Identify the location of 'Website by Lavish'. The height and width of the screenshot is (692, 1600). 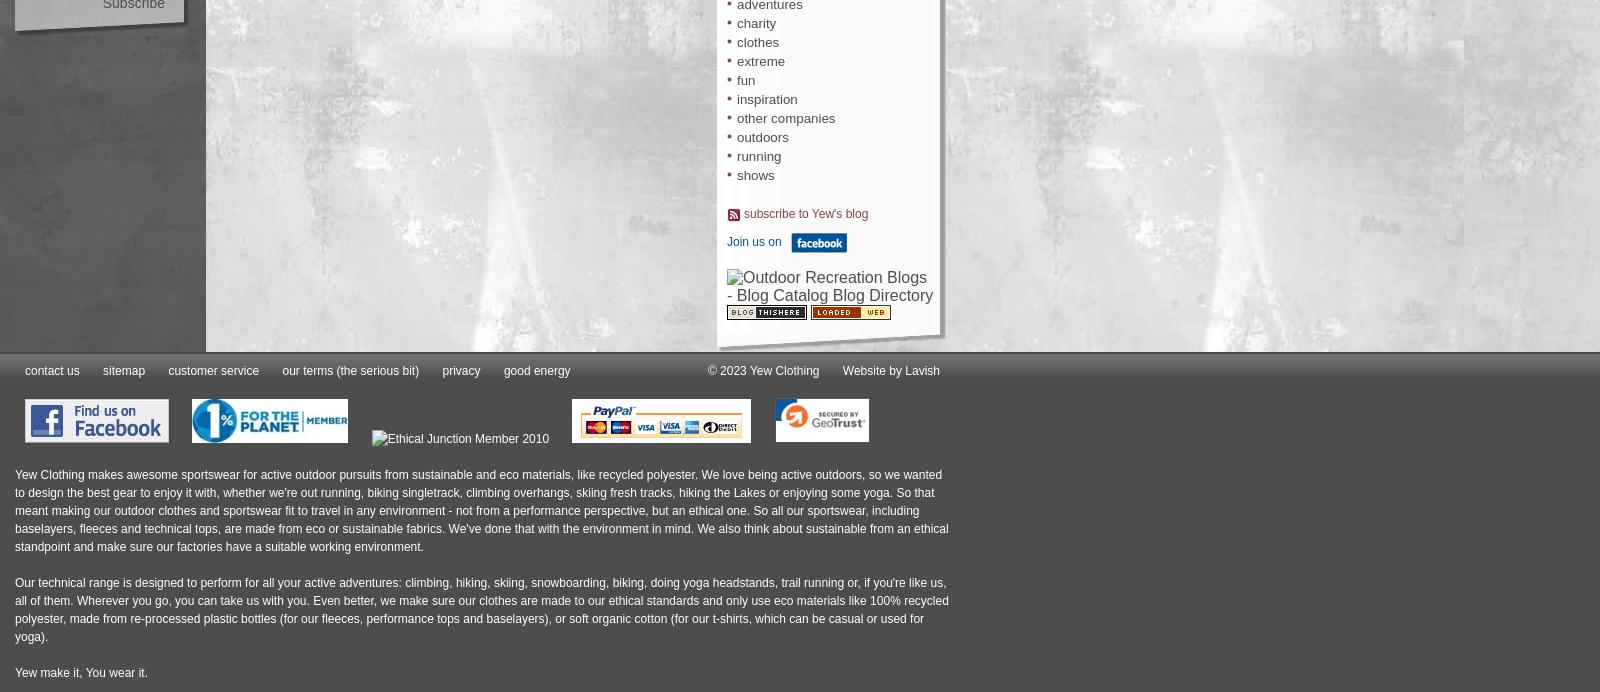
(840, 370).